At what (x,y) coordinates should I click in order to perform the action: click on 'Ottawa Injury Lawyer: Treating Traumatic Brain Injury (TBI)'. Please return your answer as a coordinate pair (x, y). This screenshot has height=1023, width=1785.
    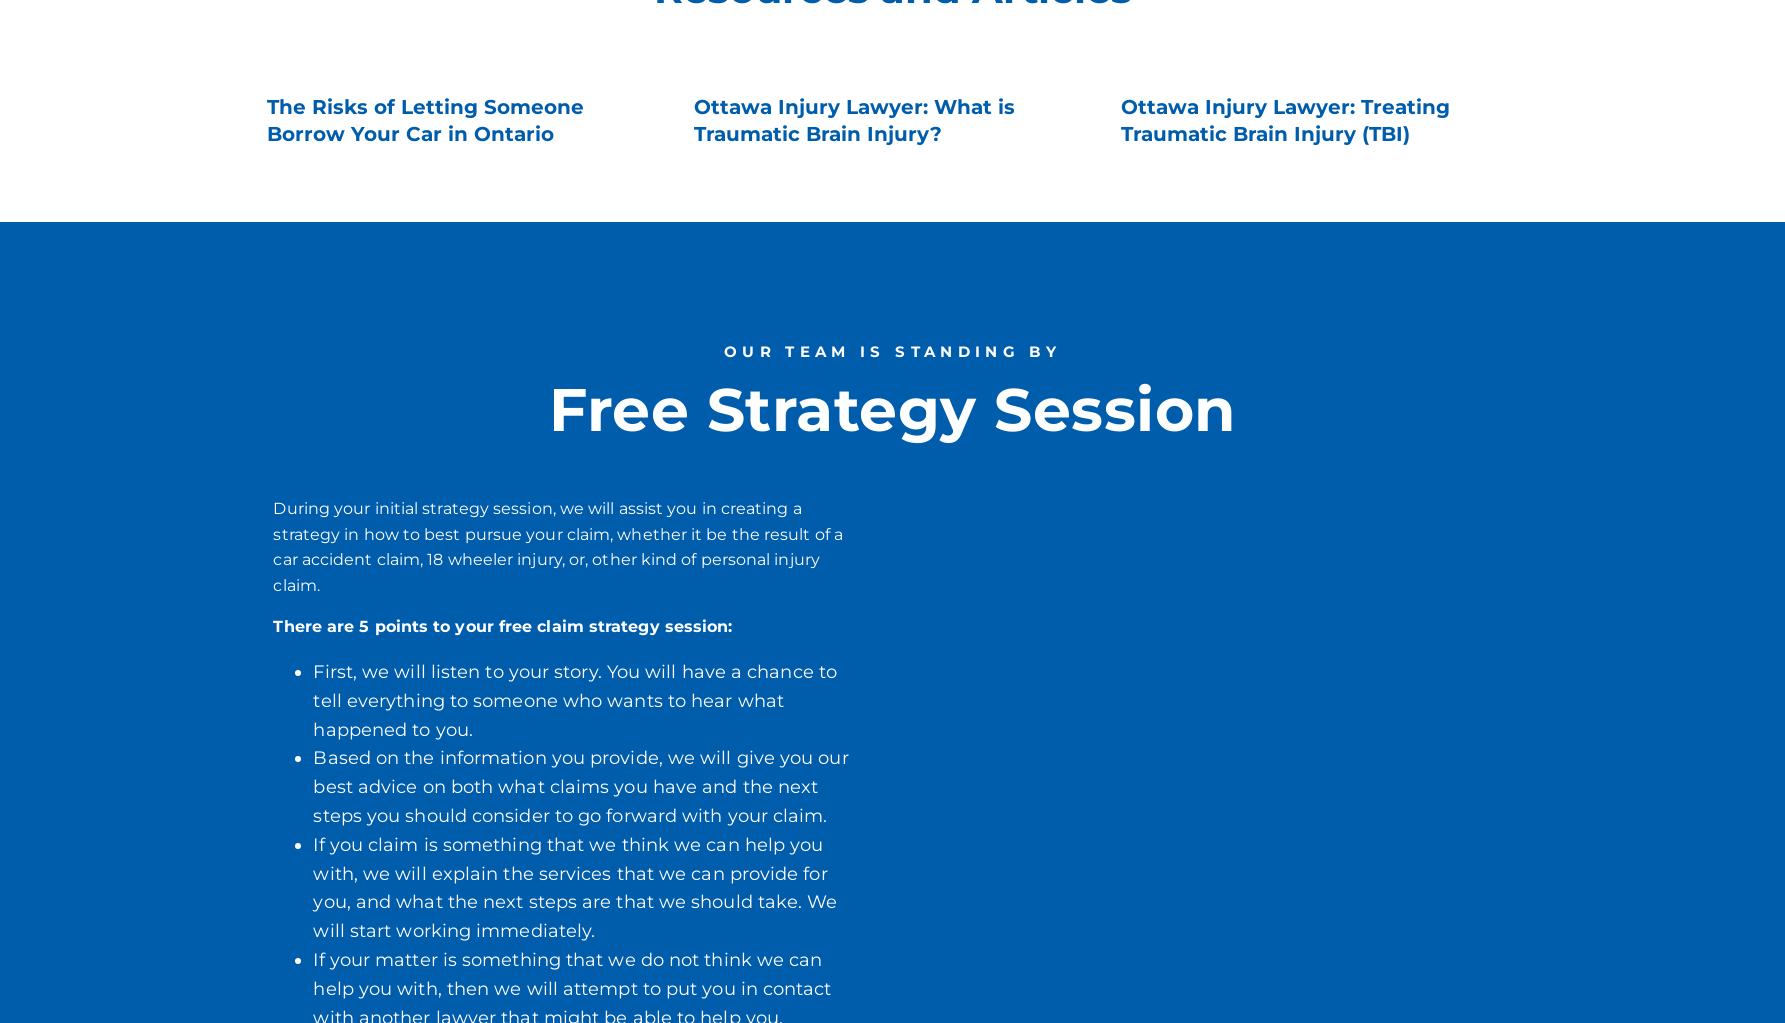
    Looking at the image, I should click on (1284, 119).